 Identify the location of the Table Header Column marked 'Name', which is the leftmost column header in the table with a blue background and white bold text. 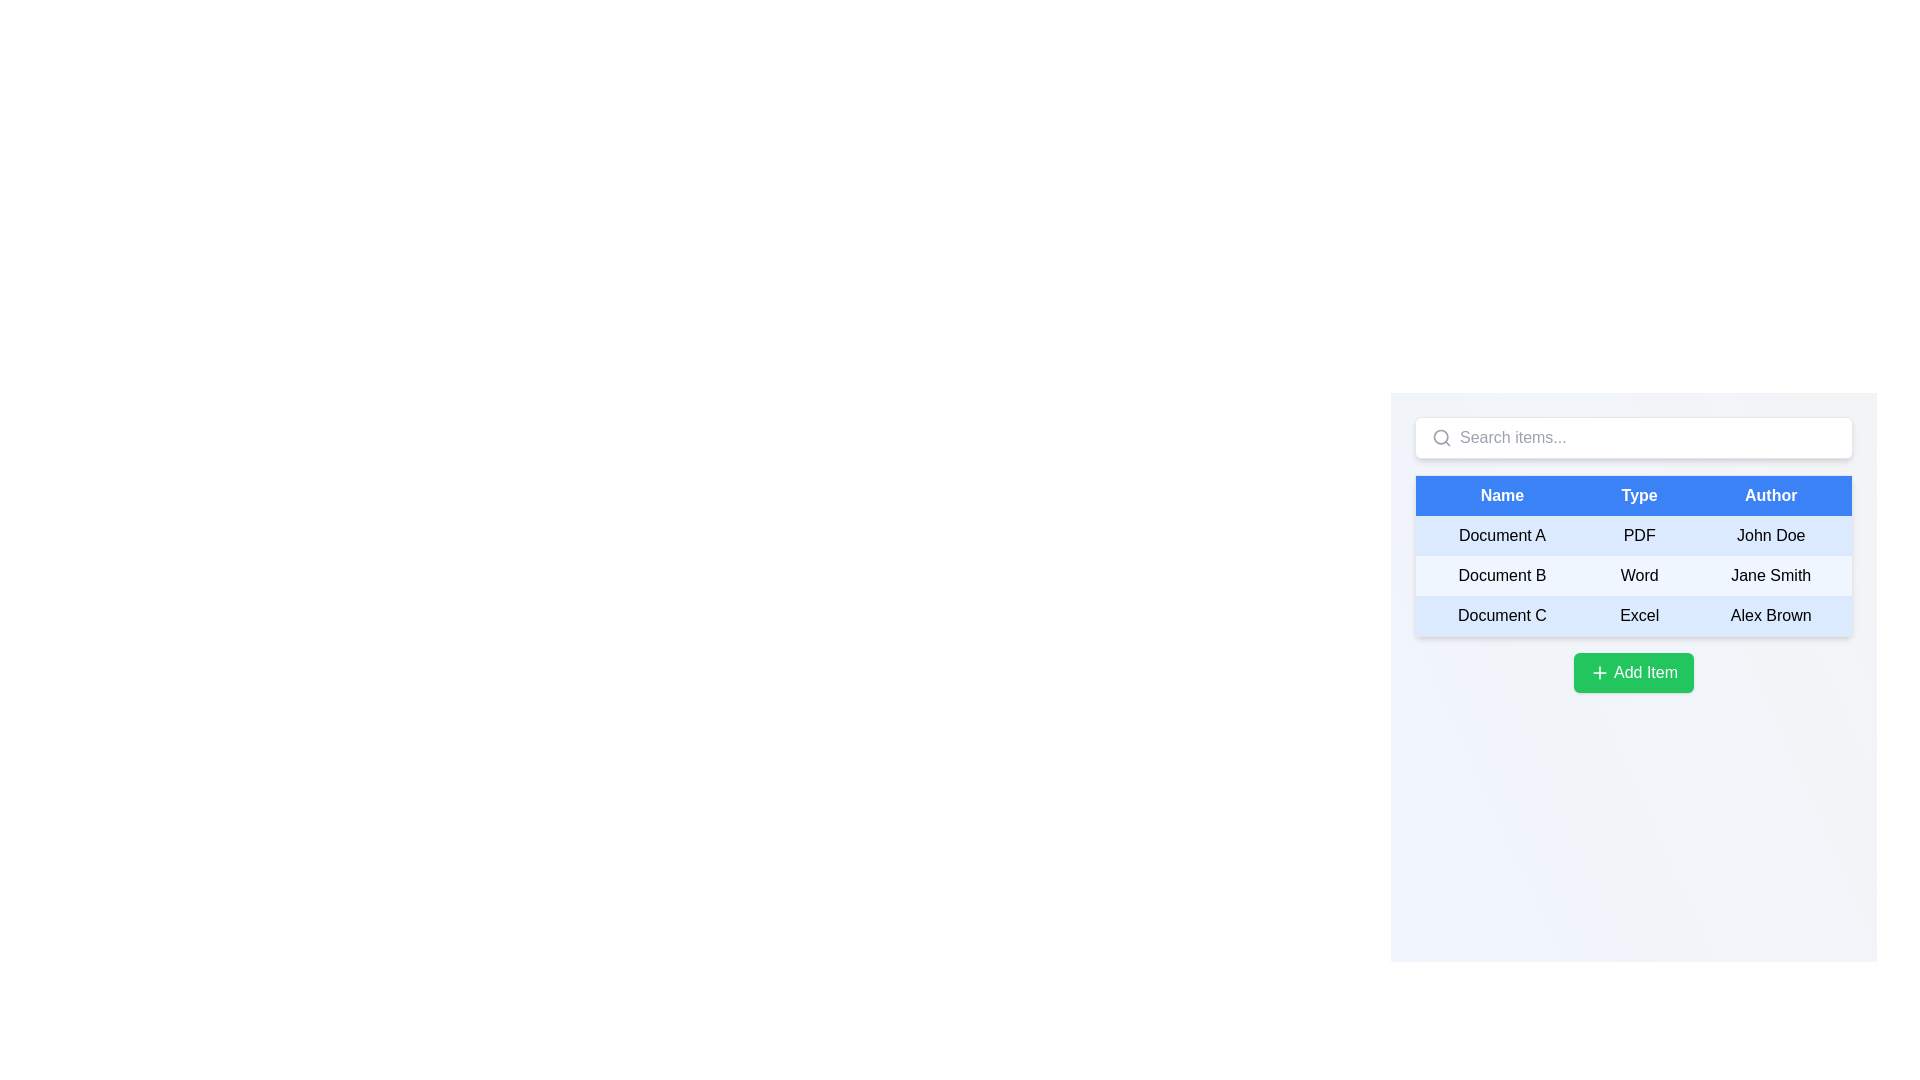
(1502, 495).